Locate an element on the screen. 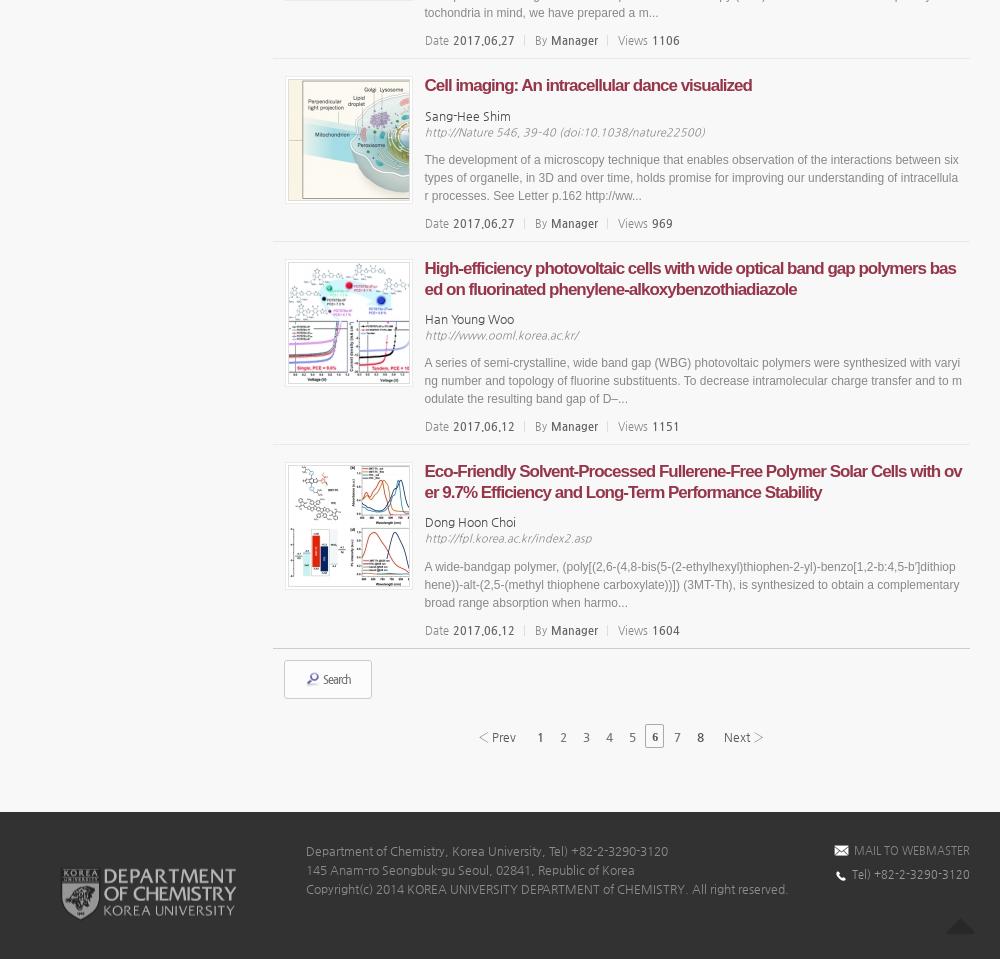 This screenshot has height=959, width=1000. 'MAIL TO WEBMASTER' is located at coordinates (912, 848).